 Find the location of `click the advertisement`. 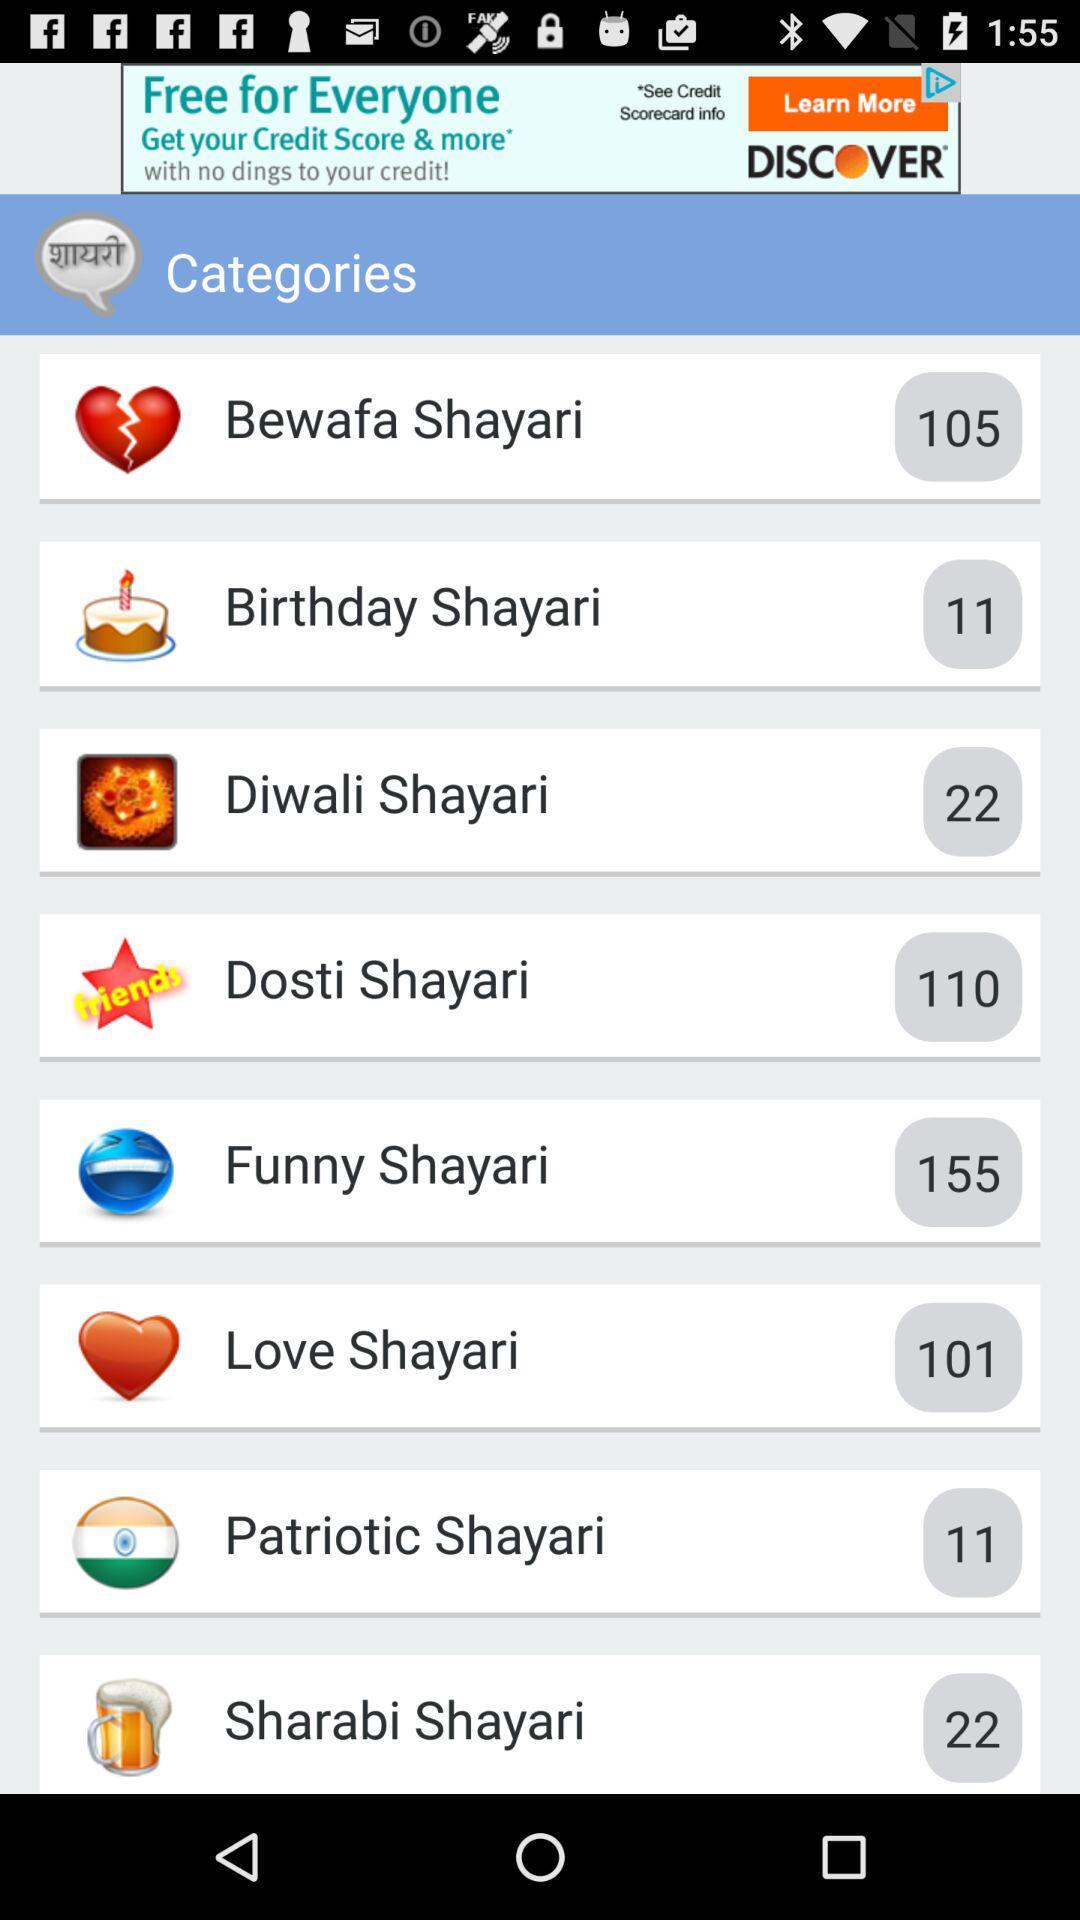

click the advertisement is located at coordinates (540, 127).